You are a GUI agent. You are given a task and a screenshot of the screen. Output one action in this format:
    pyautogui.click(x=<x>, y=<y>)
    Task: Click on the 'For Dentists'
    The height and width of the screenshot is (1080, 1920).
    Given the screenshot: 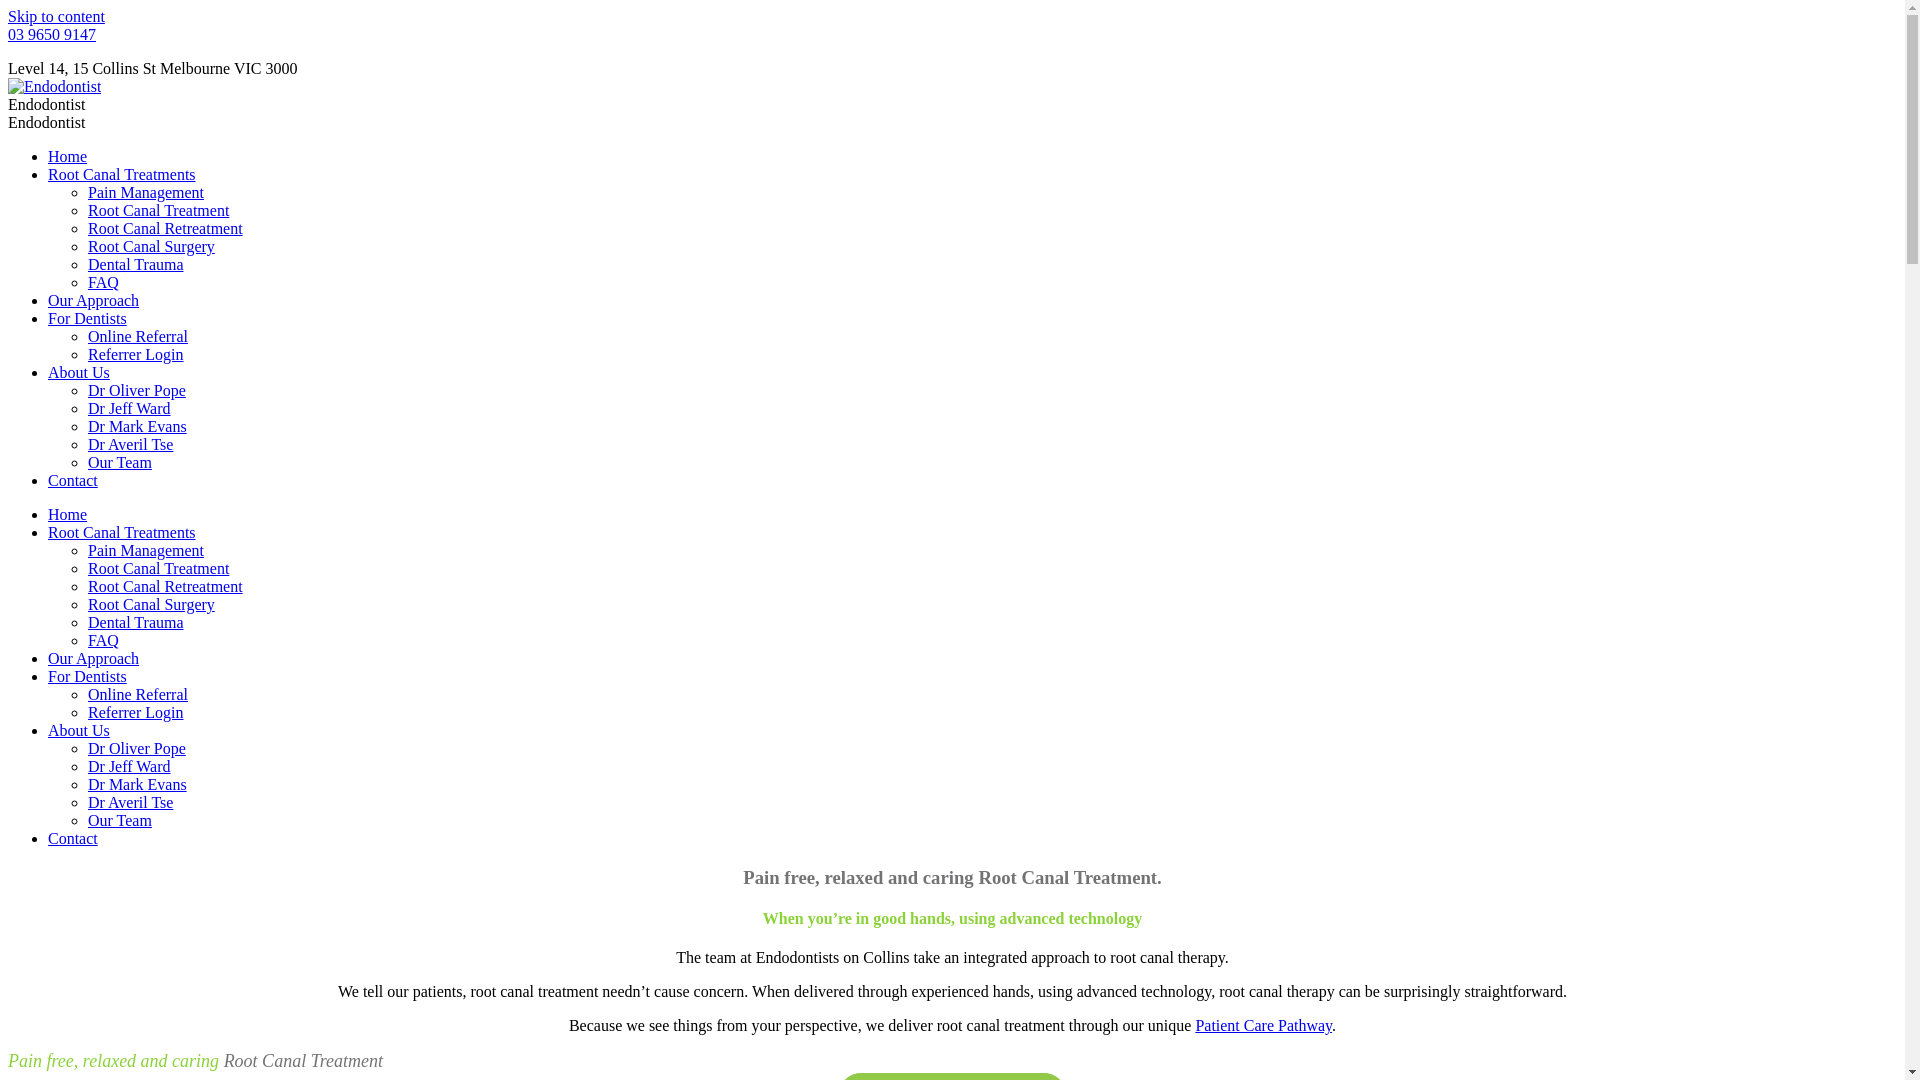 What is the action you would take?
    pyautogui.click(x=86, y=675)
    